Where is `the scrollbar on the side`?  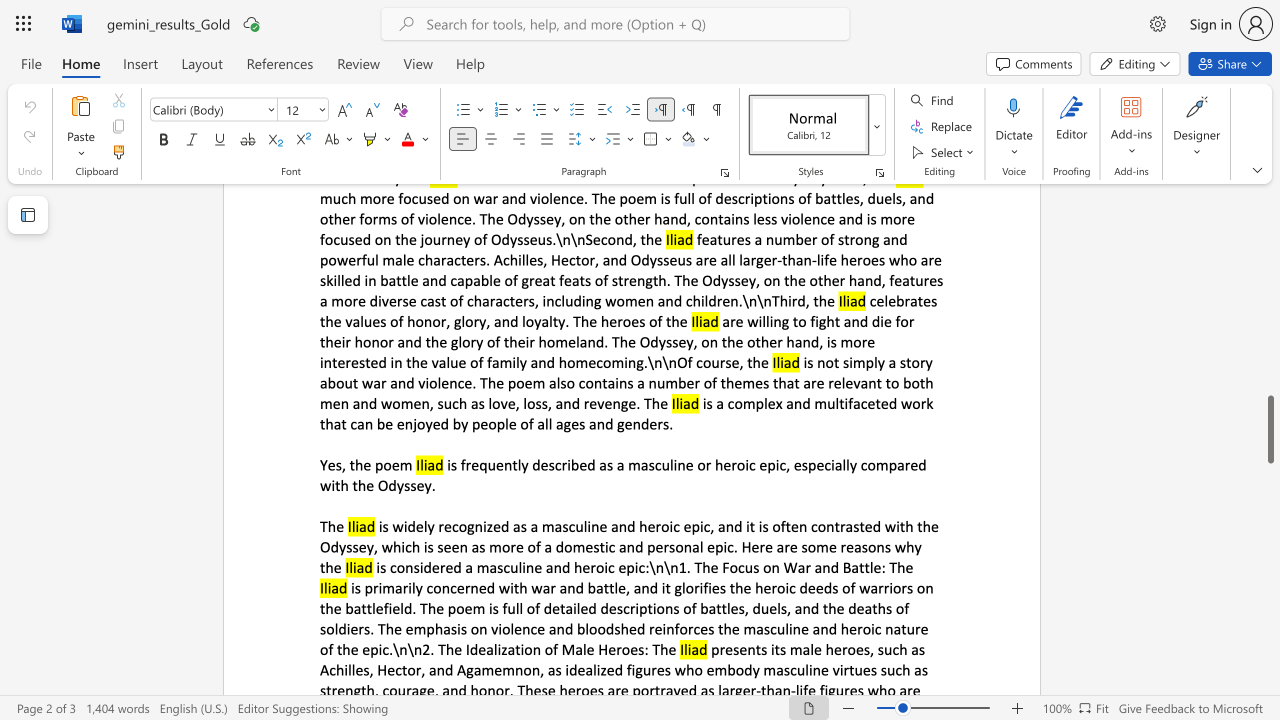
the scrollbar on the side is located at coordinates (1269, 338).